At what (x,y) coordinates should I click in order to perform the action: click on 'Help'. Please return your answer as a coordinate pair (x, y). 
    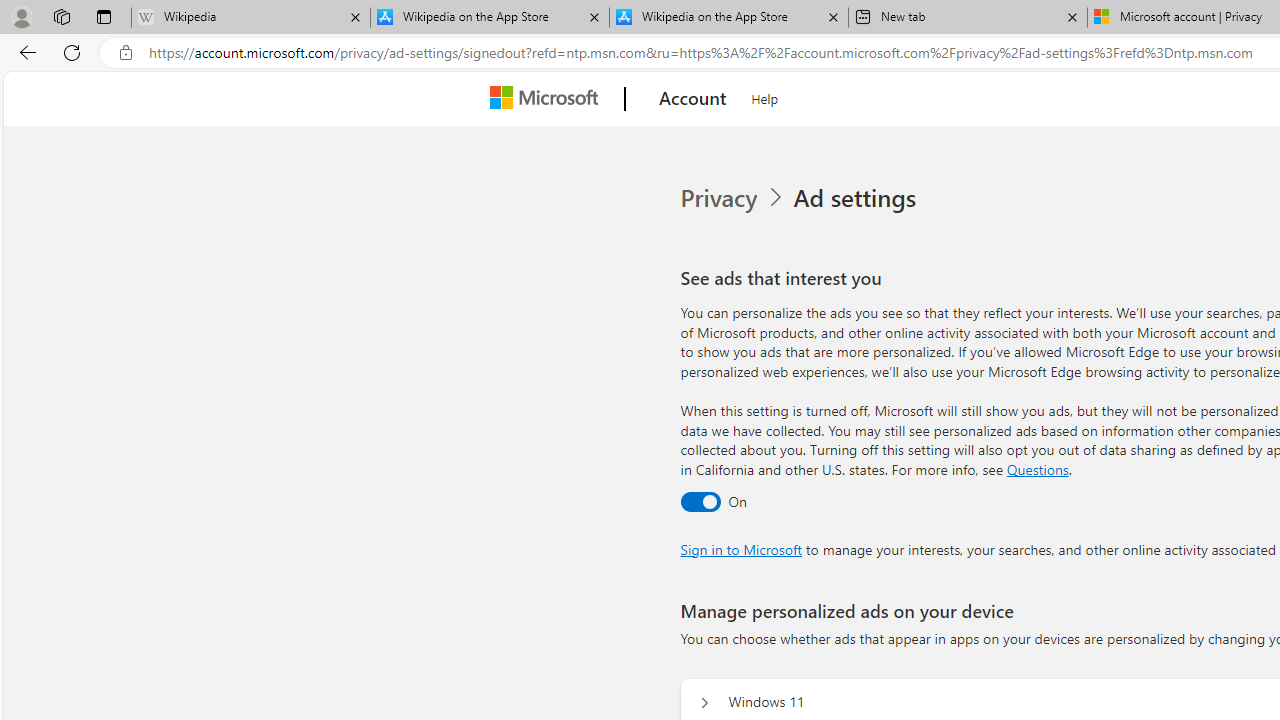
    Looking at the image, I should click on (764, 96).